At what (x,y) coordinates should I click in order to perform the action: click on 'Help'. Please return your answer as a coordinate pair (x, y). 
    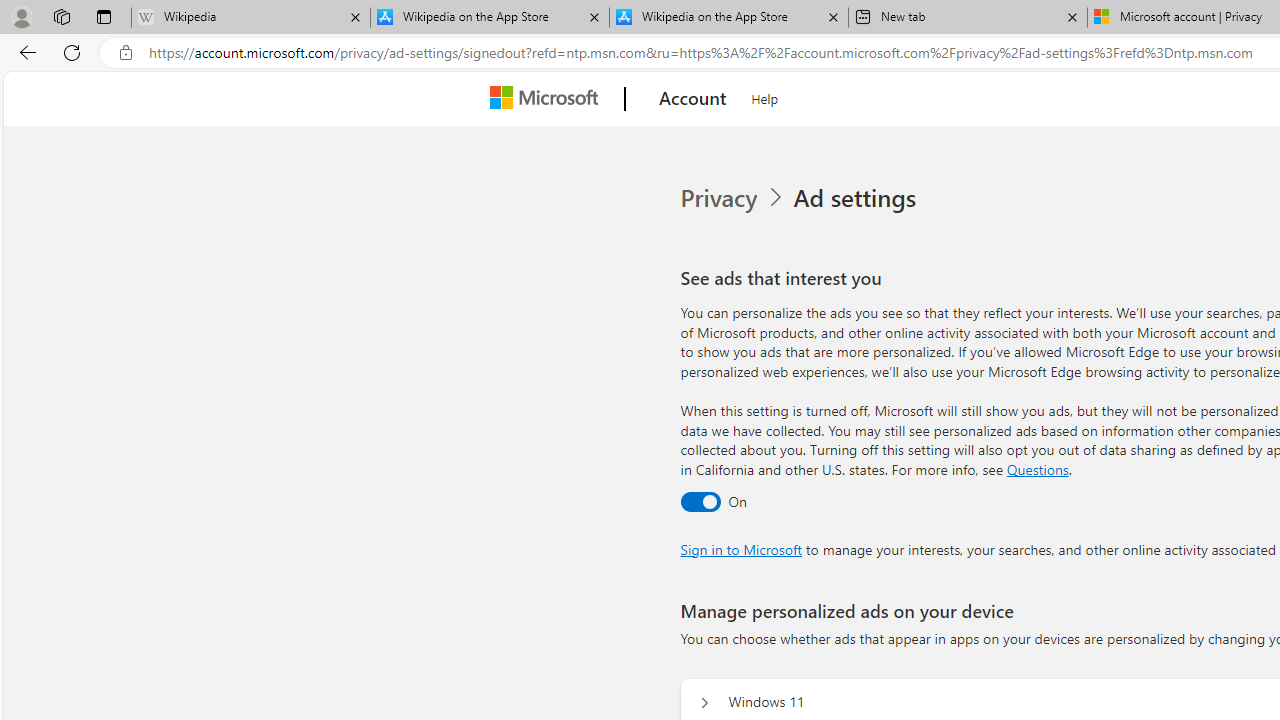
    Looking at the image, I should click on (764, 96).